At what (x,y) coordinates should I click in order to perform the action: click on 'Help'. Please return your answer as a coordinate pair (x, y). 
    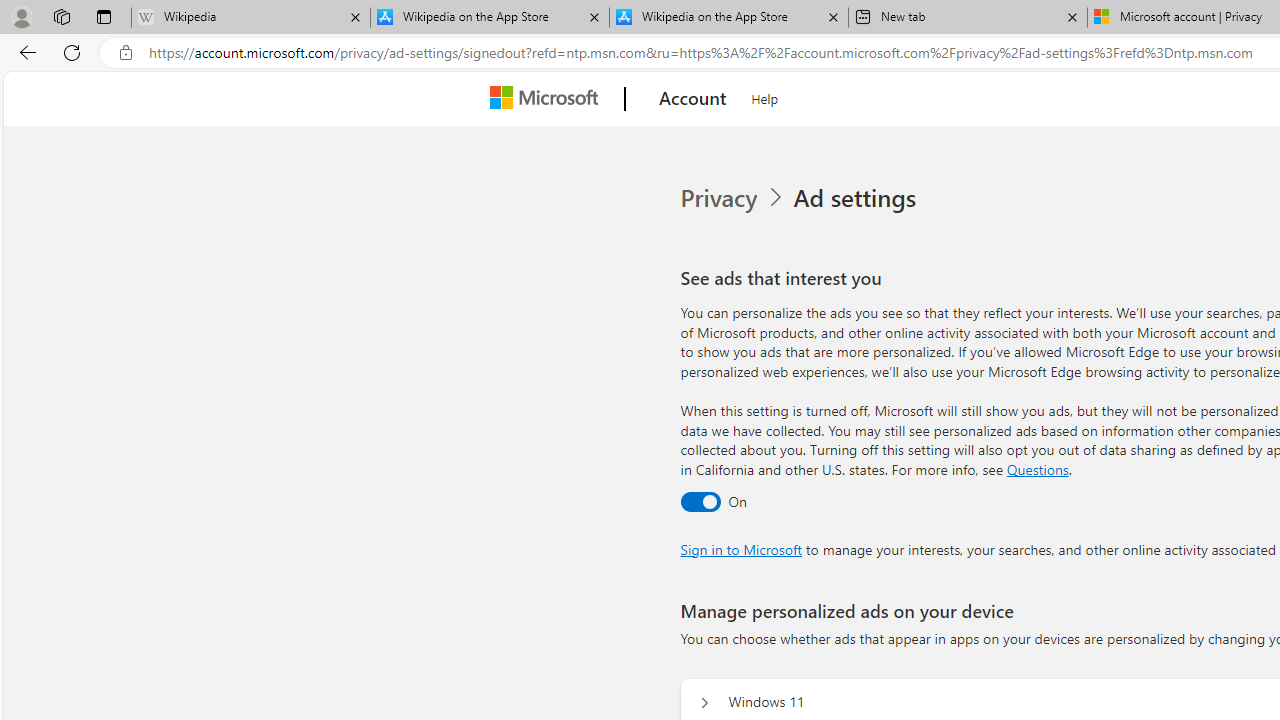
    Looking at the image, I should click on (764, 96).